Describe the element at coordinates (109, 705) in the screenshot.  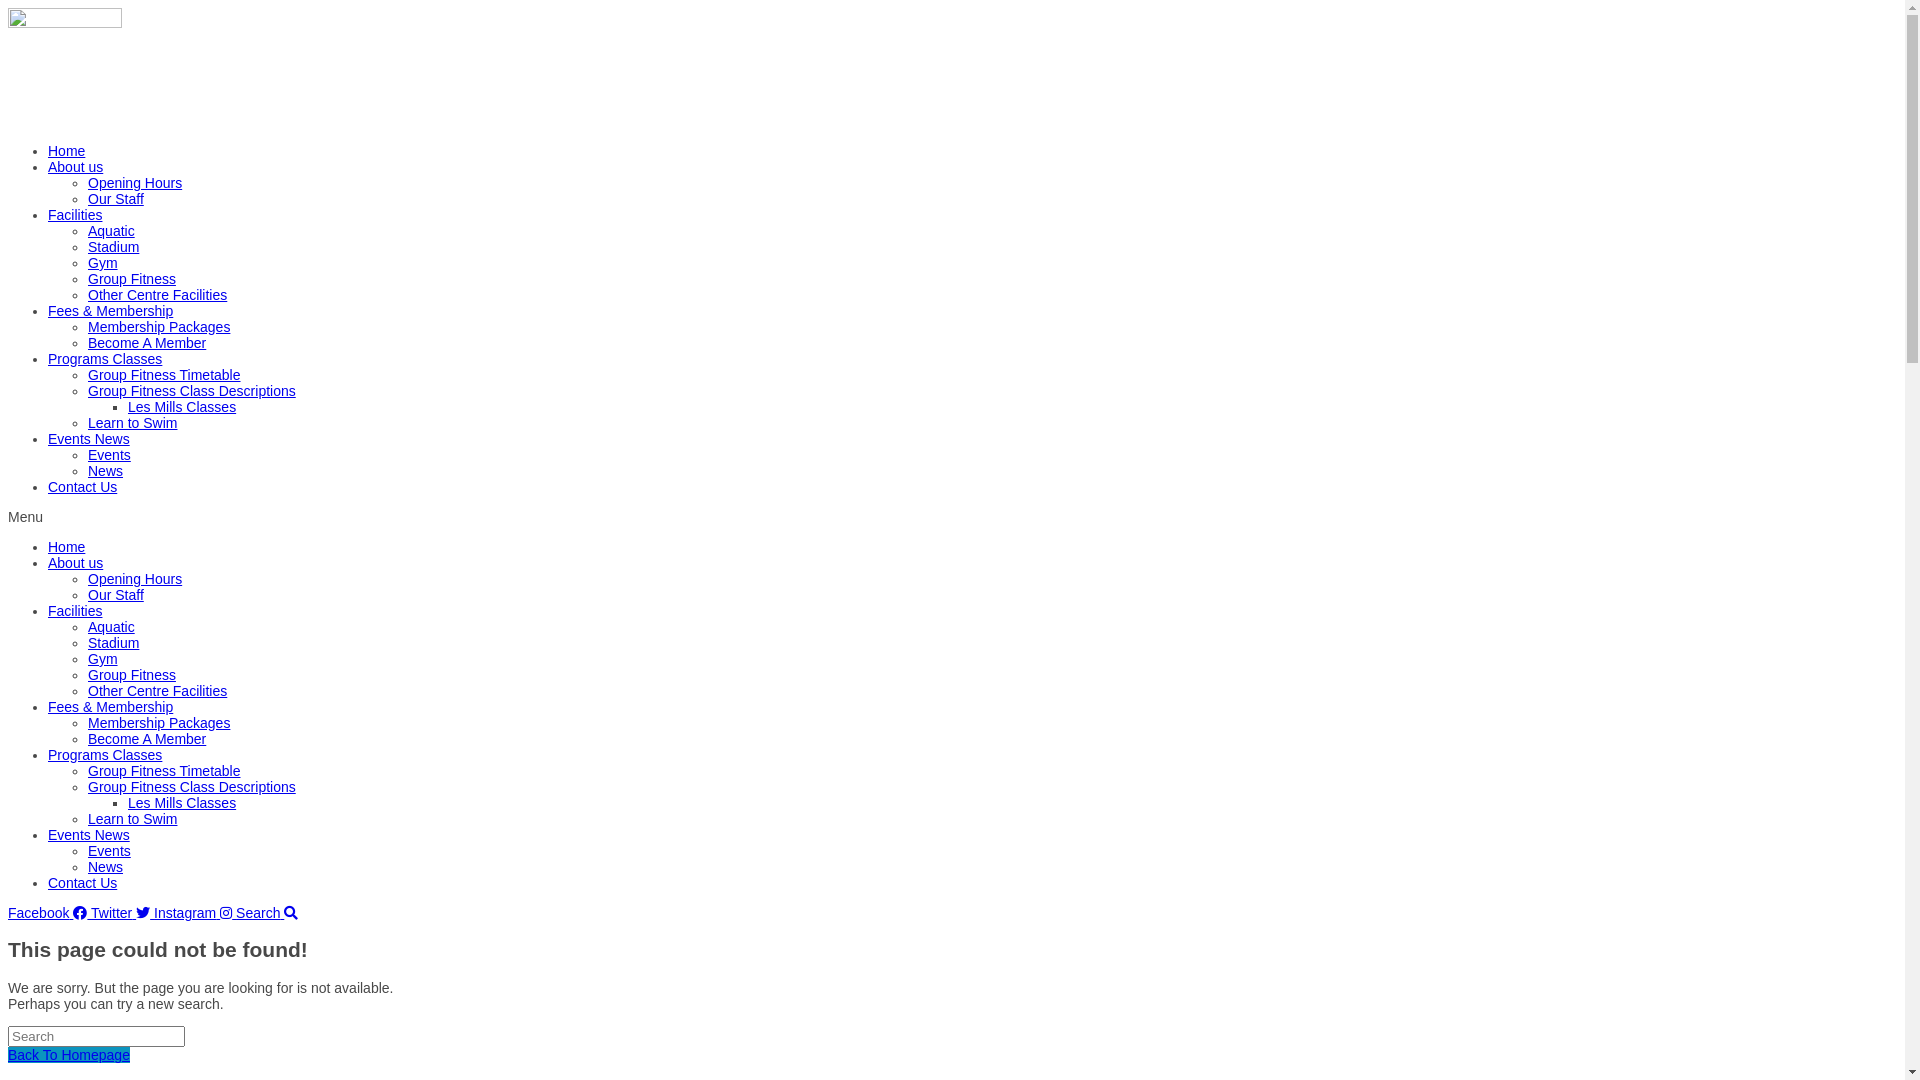
I see `'Fees & Membership'` at that location.